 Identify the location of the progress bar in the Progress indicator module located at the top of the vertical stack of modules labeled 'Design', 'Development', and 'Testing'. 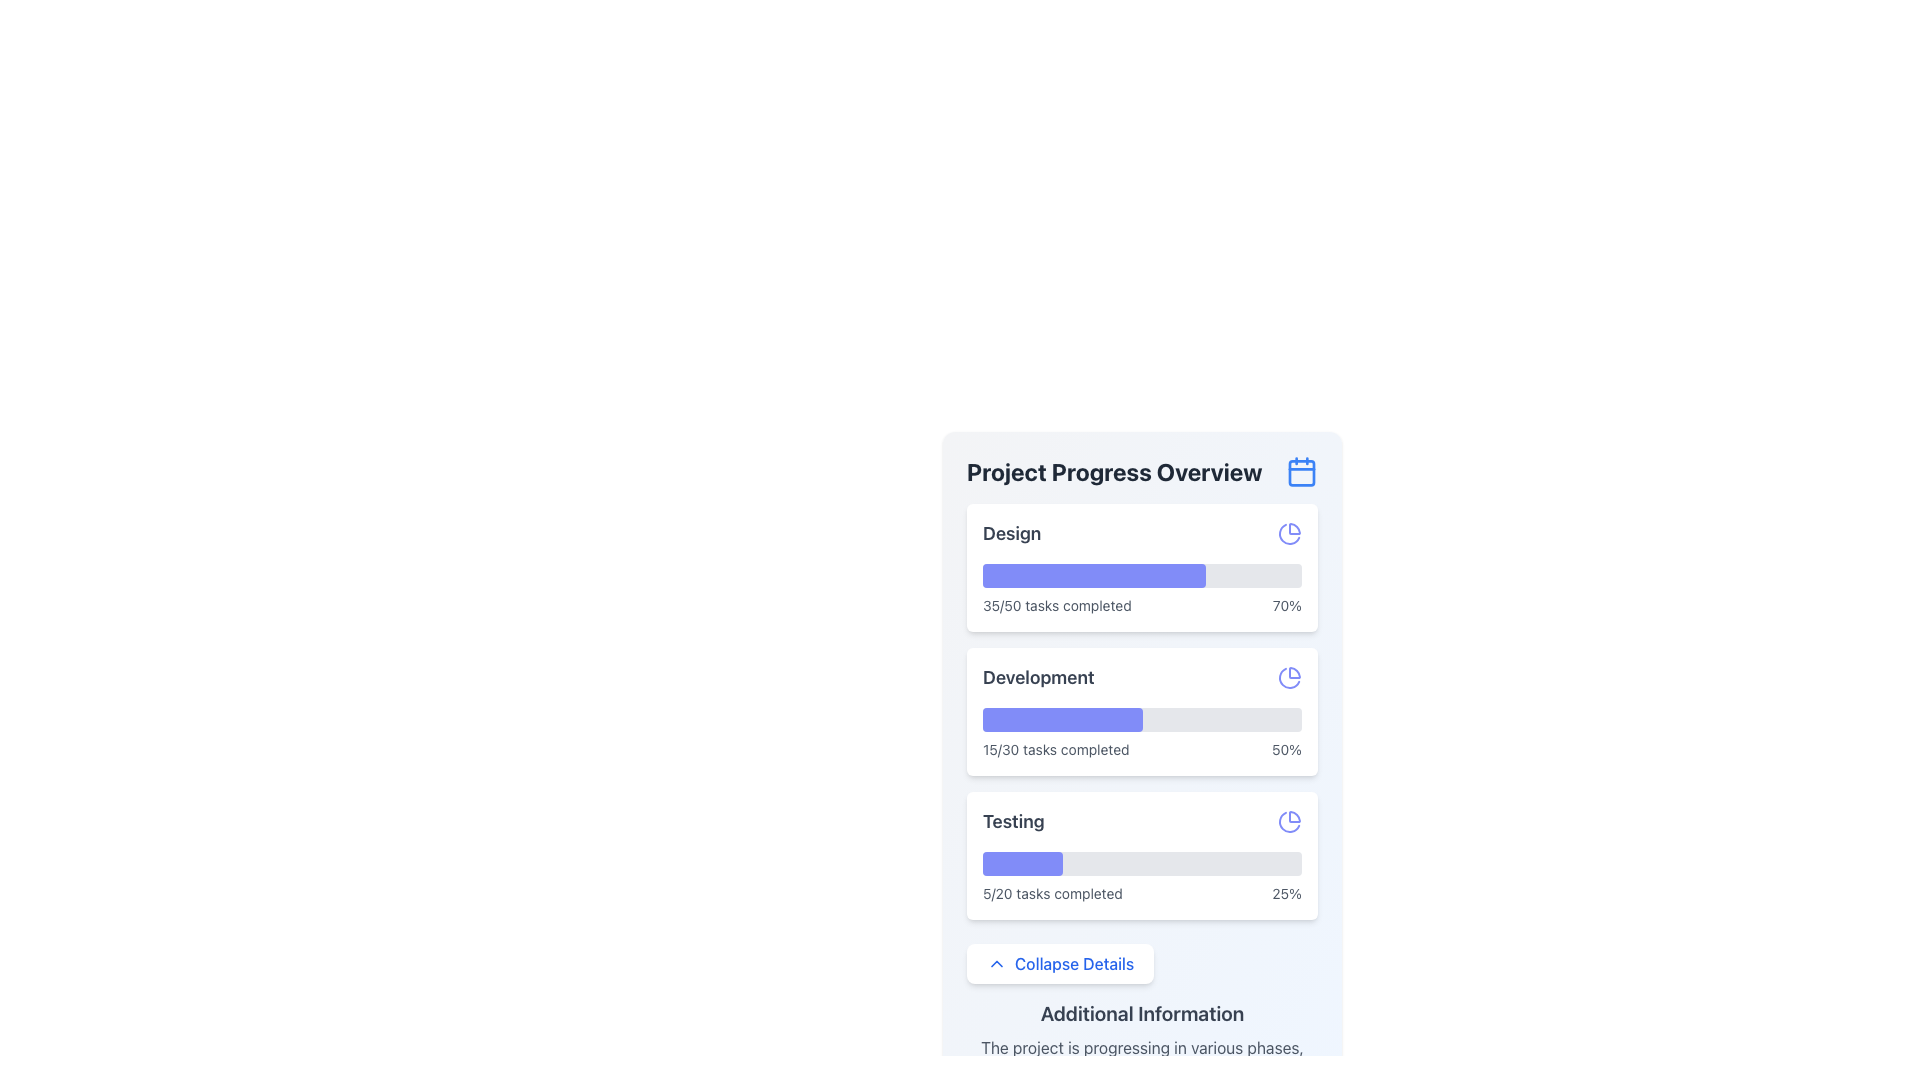
(1142, 567).